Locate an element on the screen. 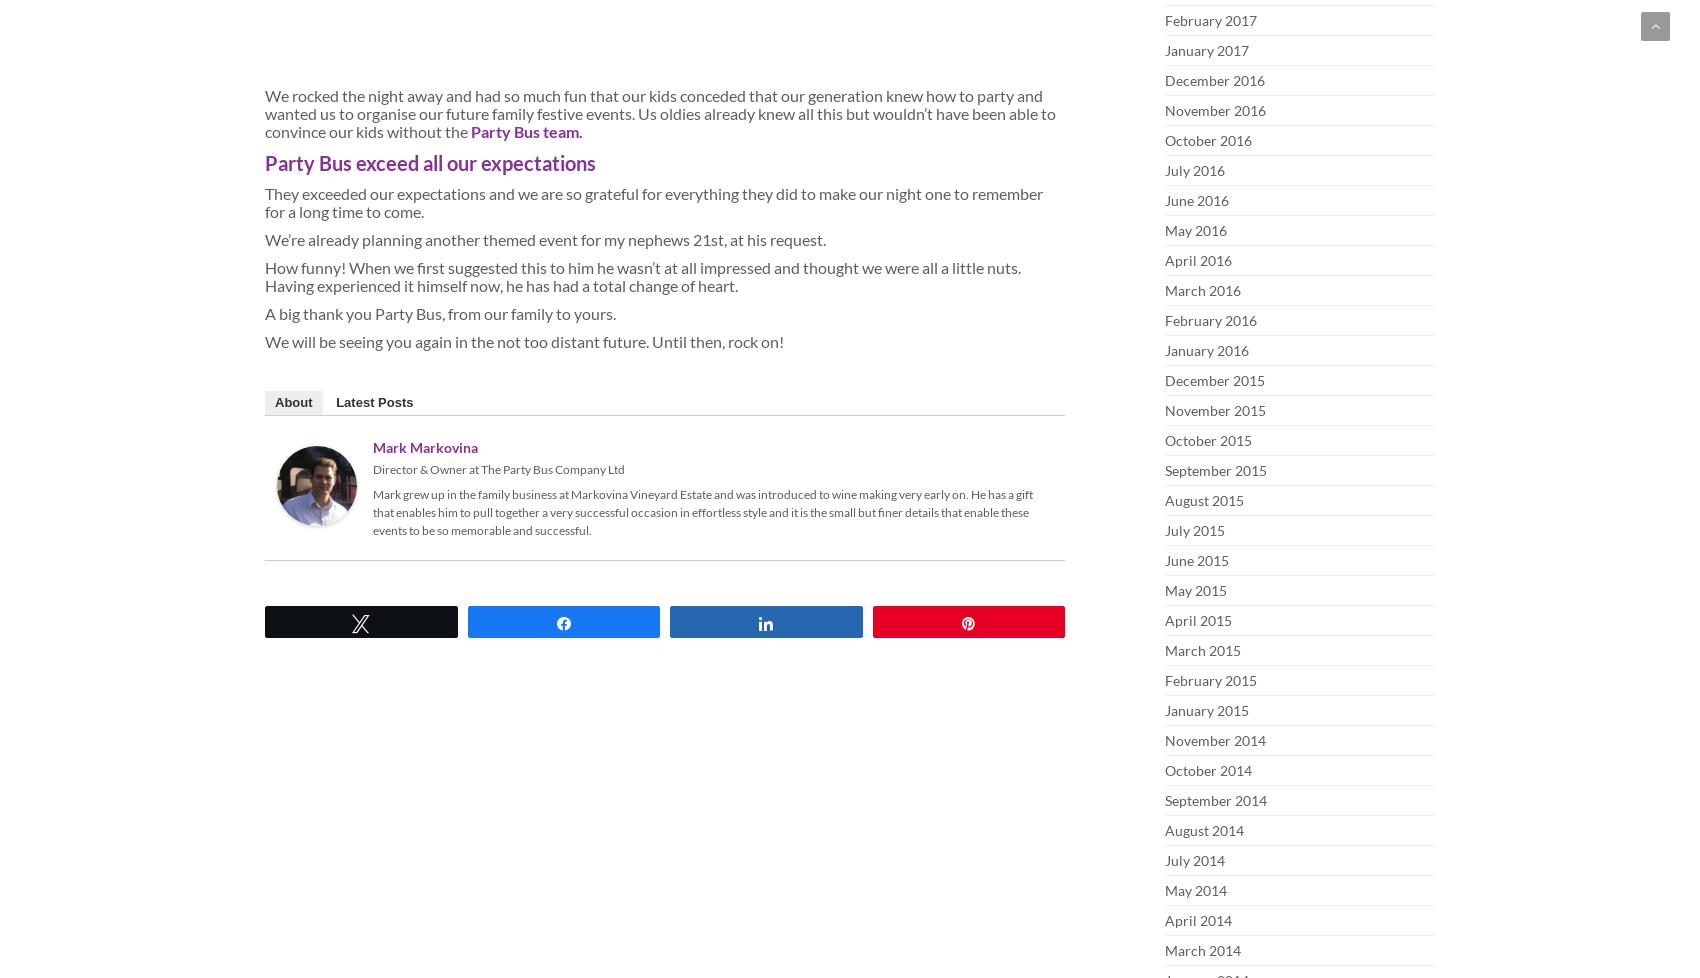 Image resolution: width=1700 pixels, height=978 pixels. 'August 2014' is located at coordinates (1203, 829).